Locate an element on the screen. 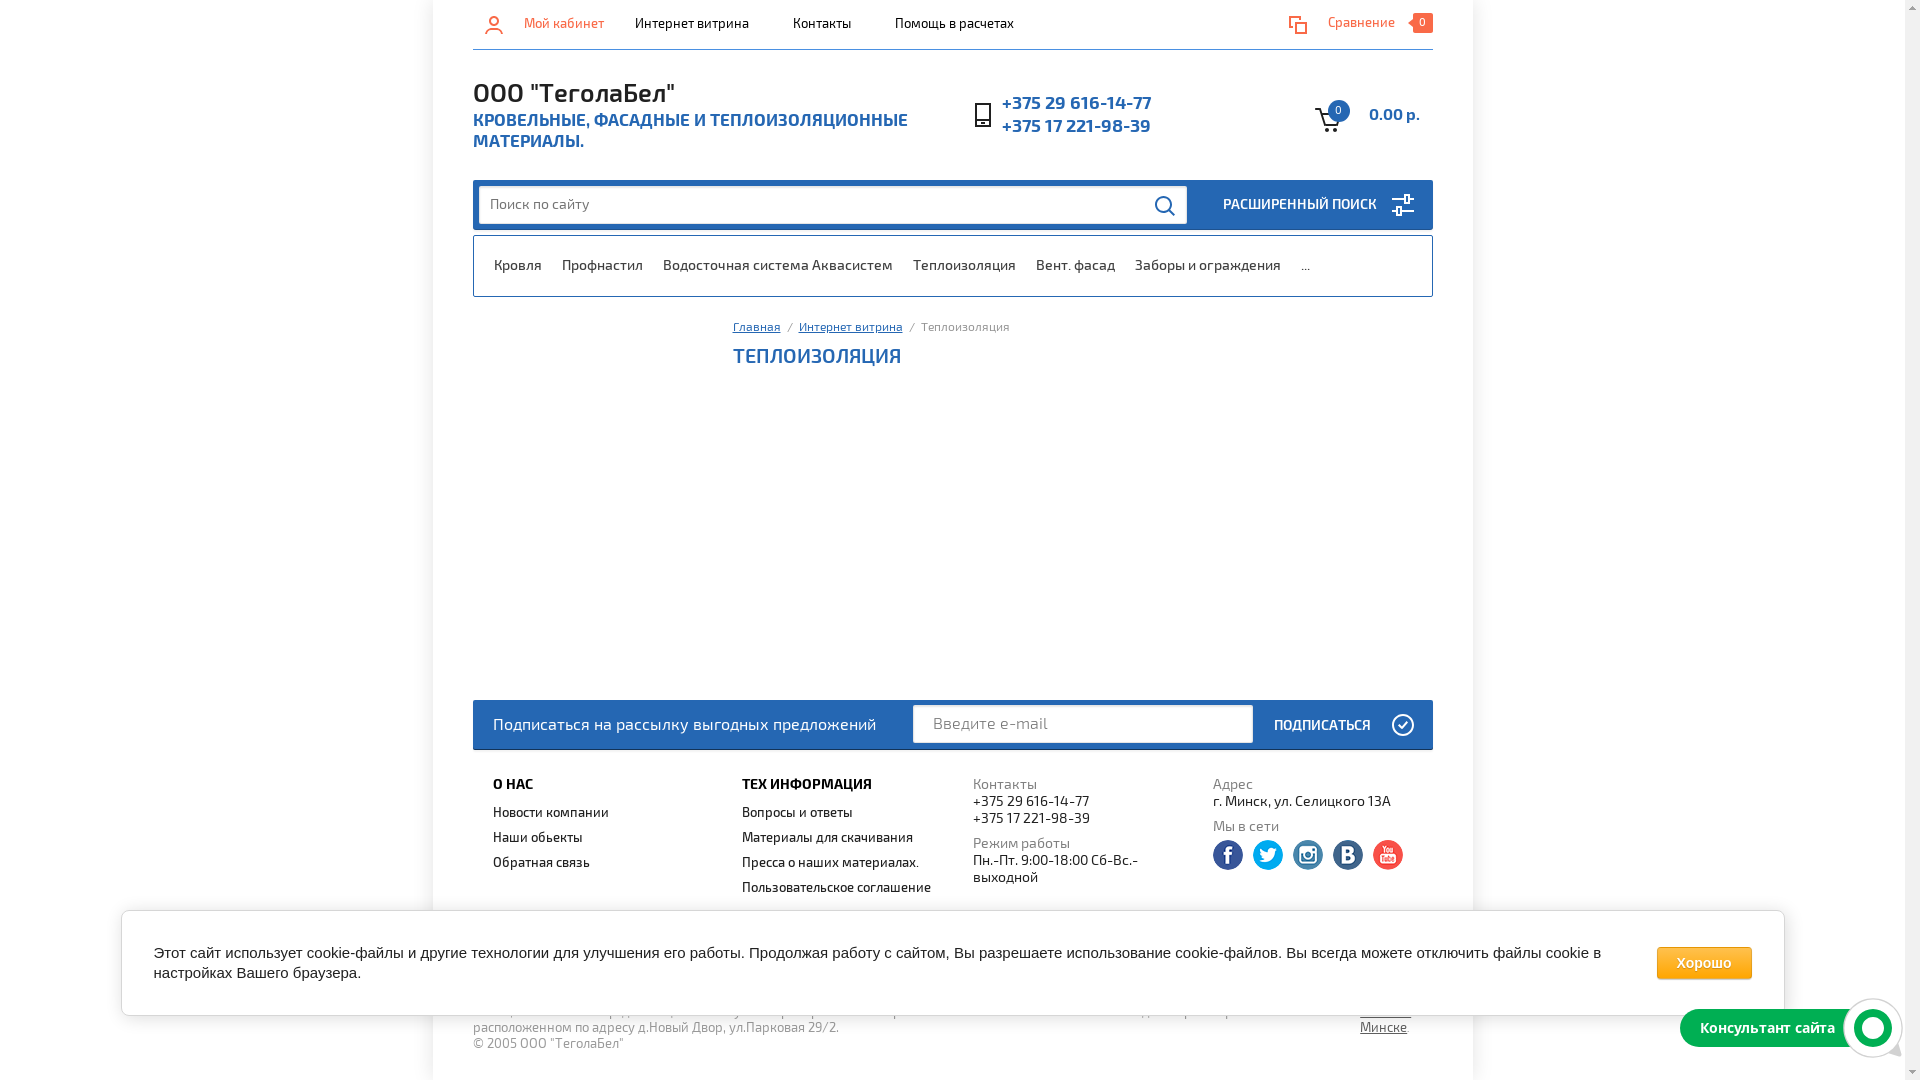  '+375 17 221-98-39' is located at coordinates (1002, 126).